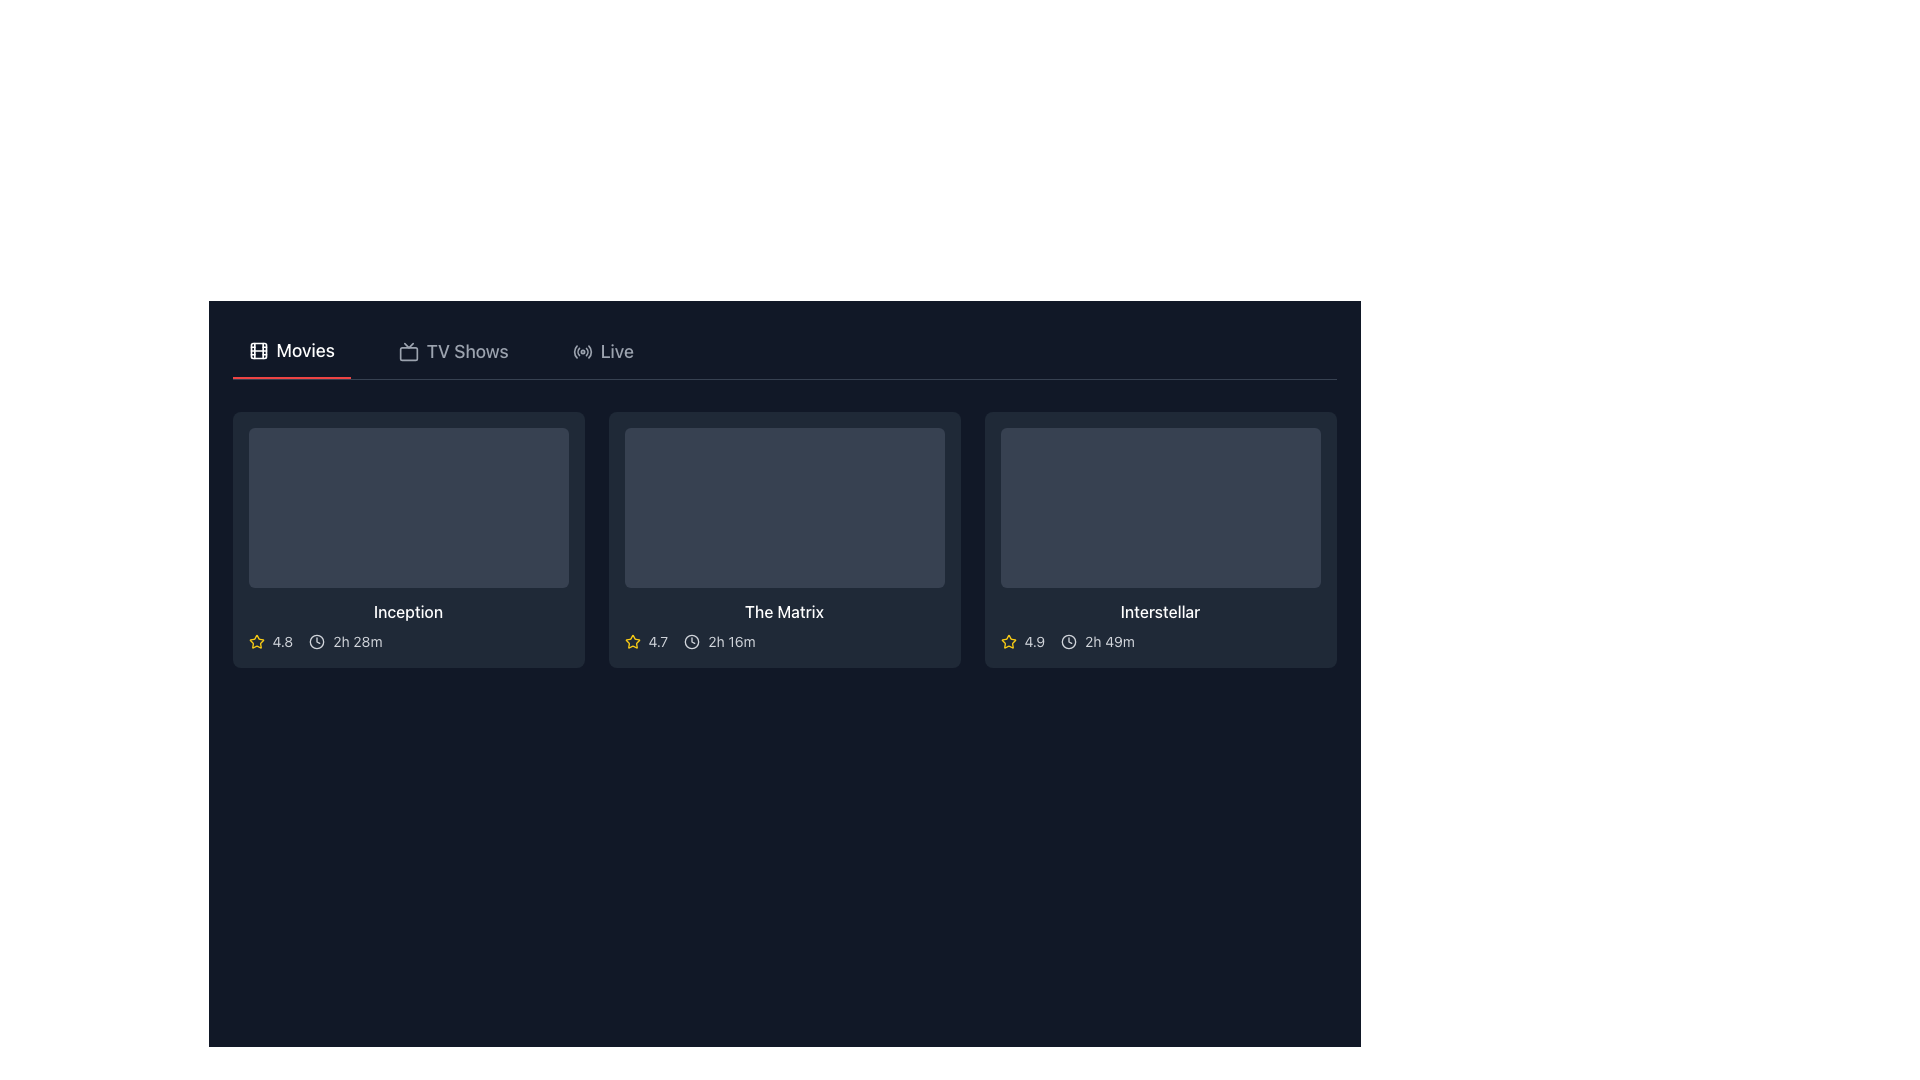 This screenshot has width=1920, height=1080. What do you see at coordinates (466, 350) in the screenshot?
I see `the 'TV Shows' text label` at bounding box center [466, 350].